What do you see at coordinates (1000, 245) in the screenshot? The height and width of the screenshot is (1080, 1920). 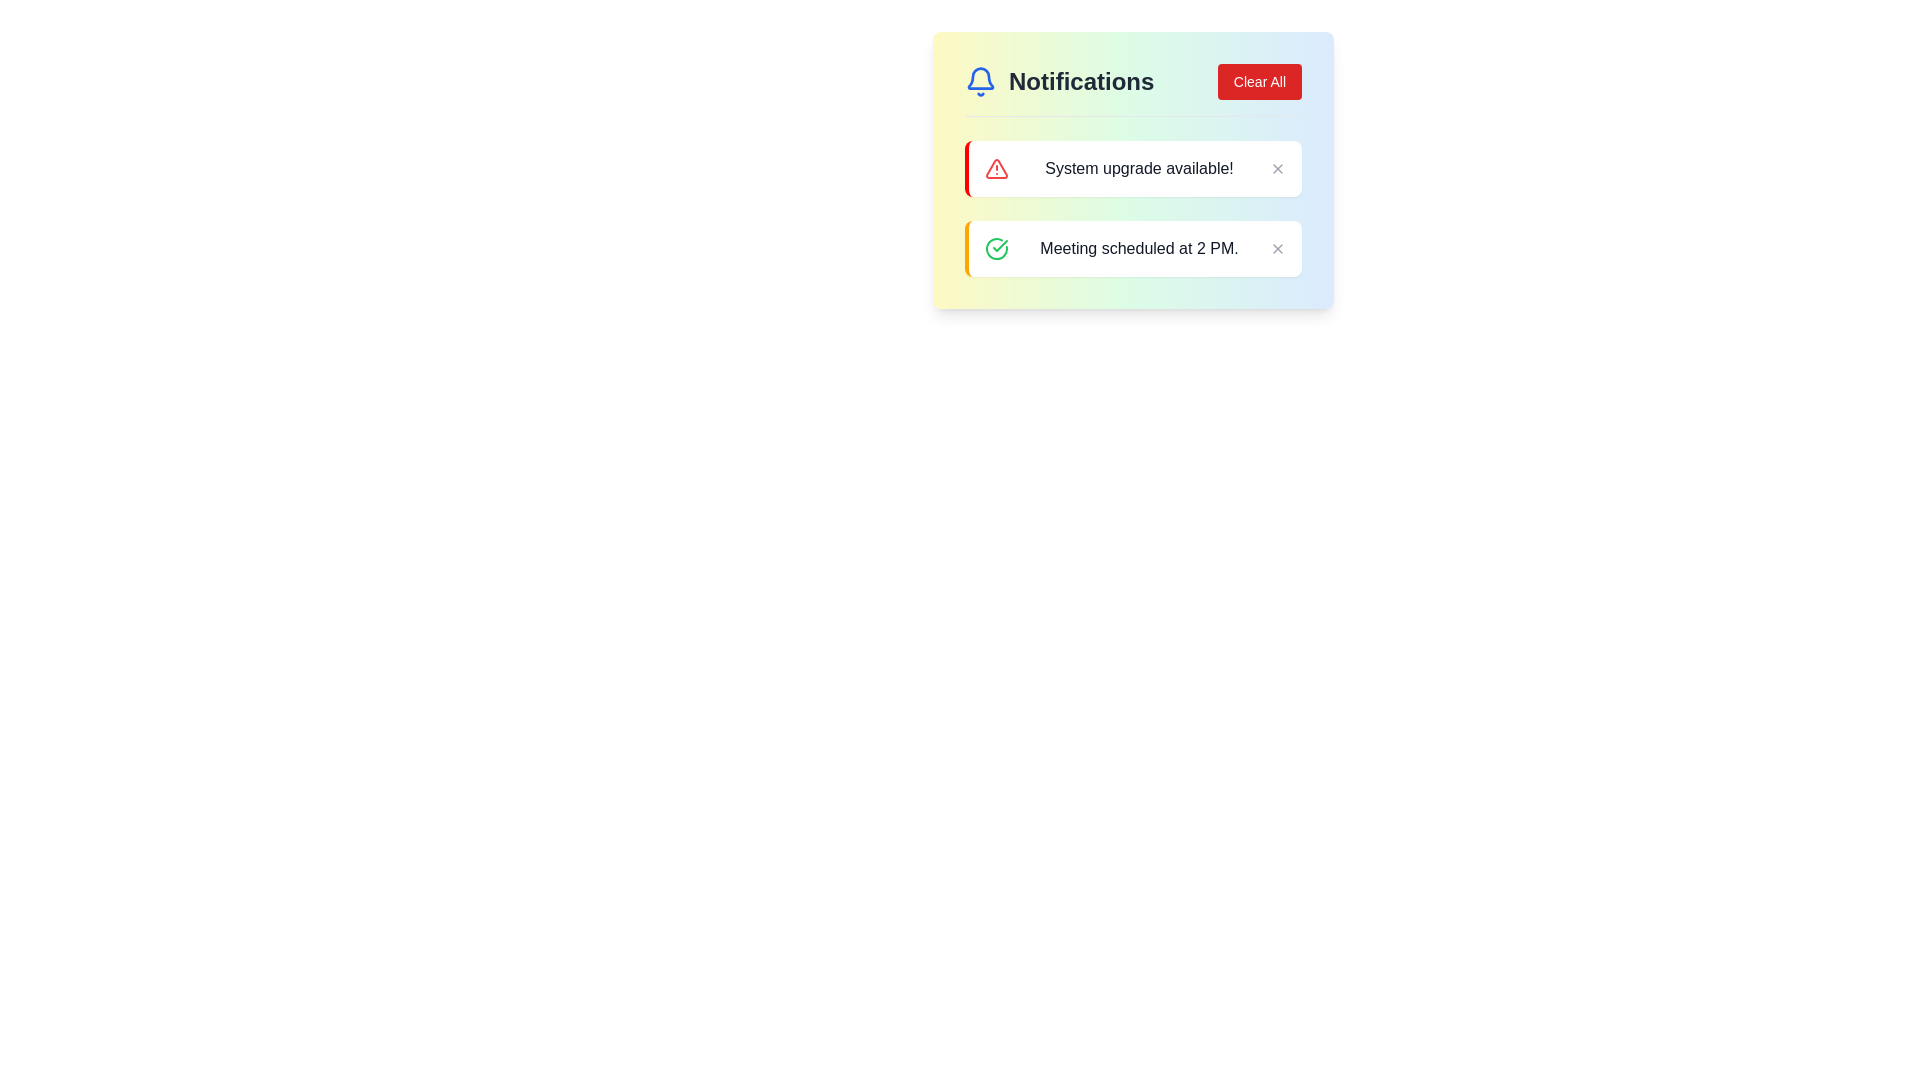 I see `the checkmark icon that represents a successful confirmation related to the notification 'Meeting scheduled at 2 PM'` at bounding box center [1000, 245].